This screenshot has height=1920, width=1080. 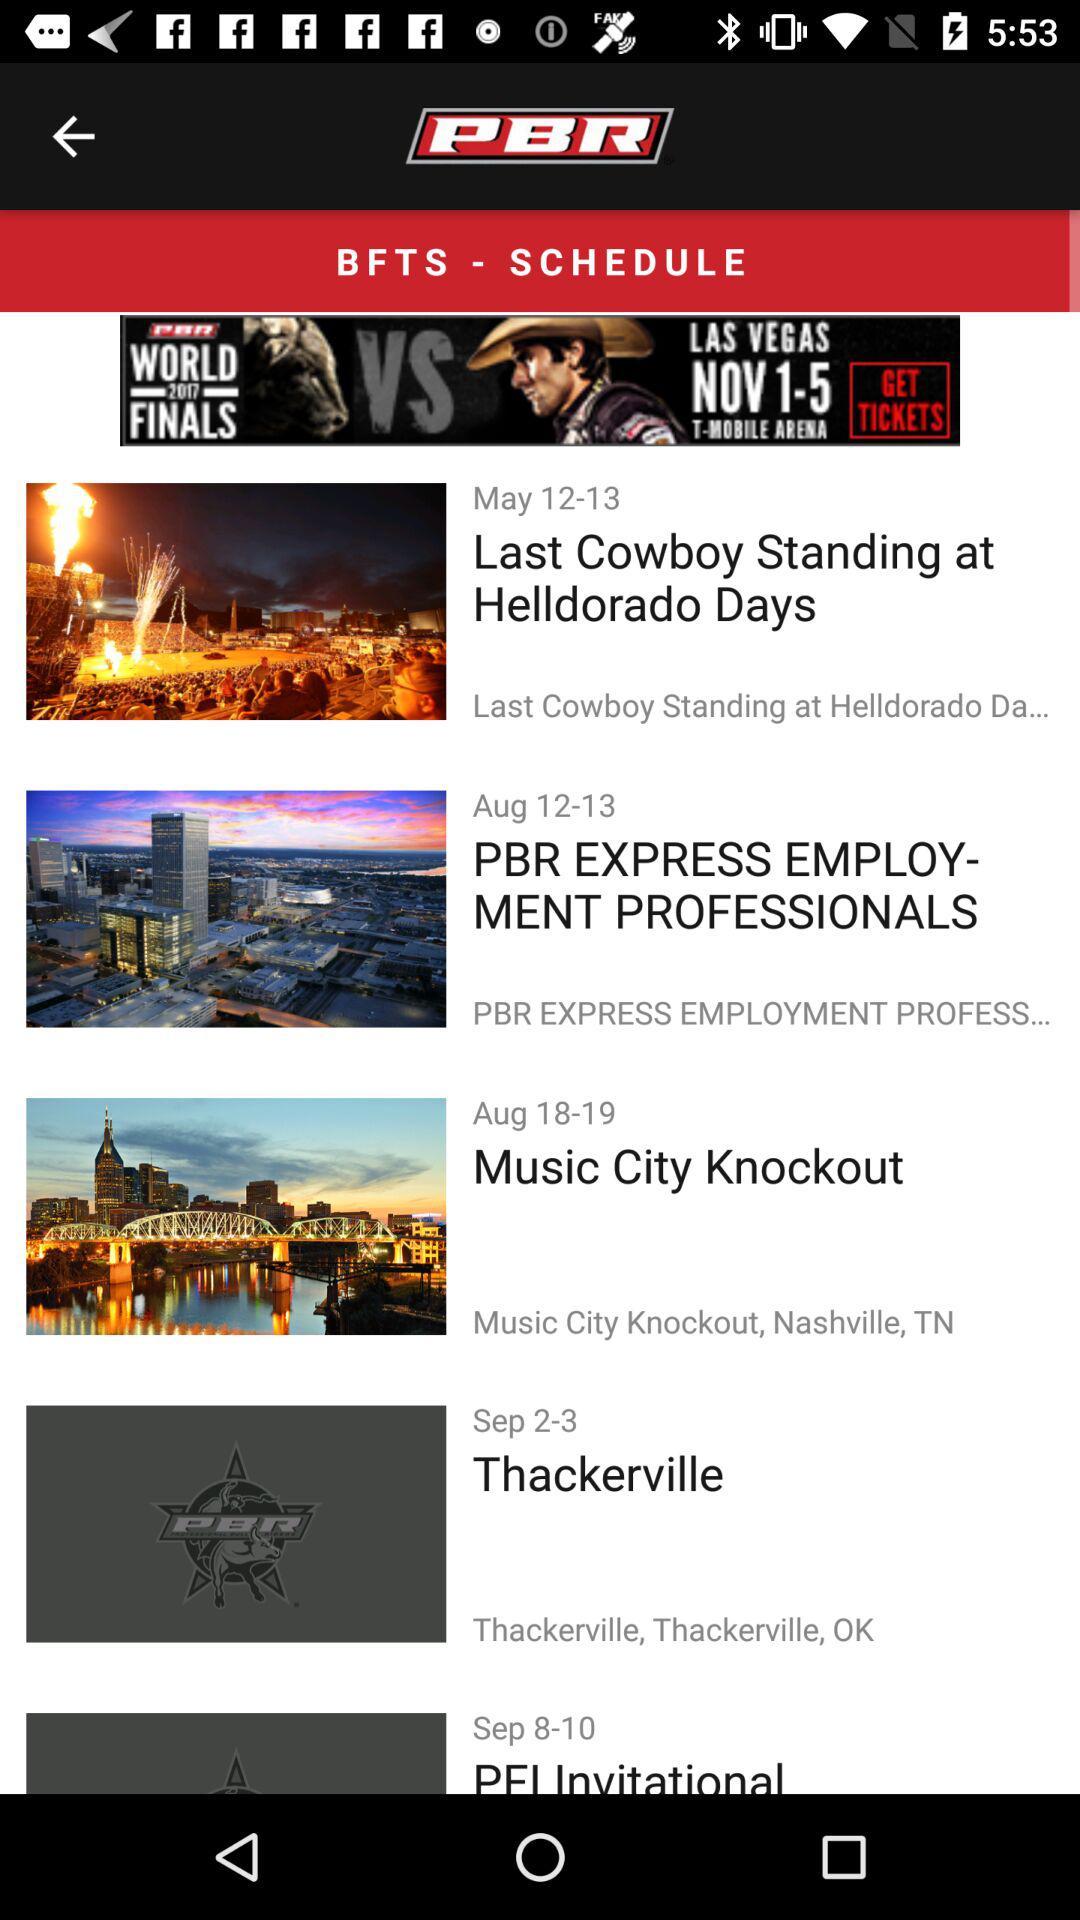 What do you see at coordinates (528, 1418) in the screenshot?
I see `the sep 2-3 icon` at bounding box center [528, 1418].